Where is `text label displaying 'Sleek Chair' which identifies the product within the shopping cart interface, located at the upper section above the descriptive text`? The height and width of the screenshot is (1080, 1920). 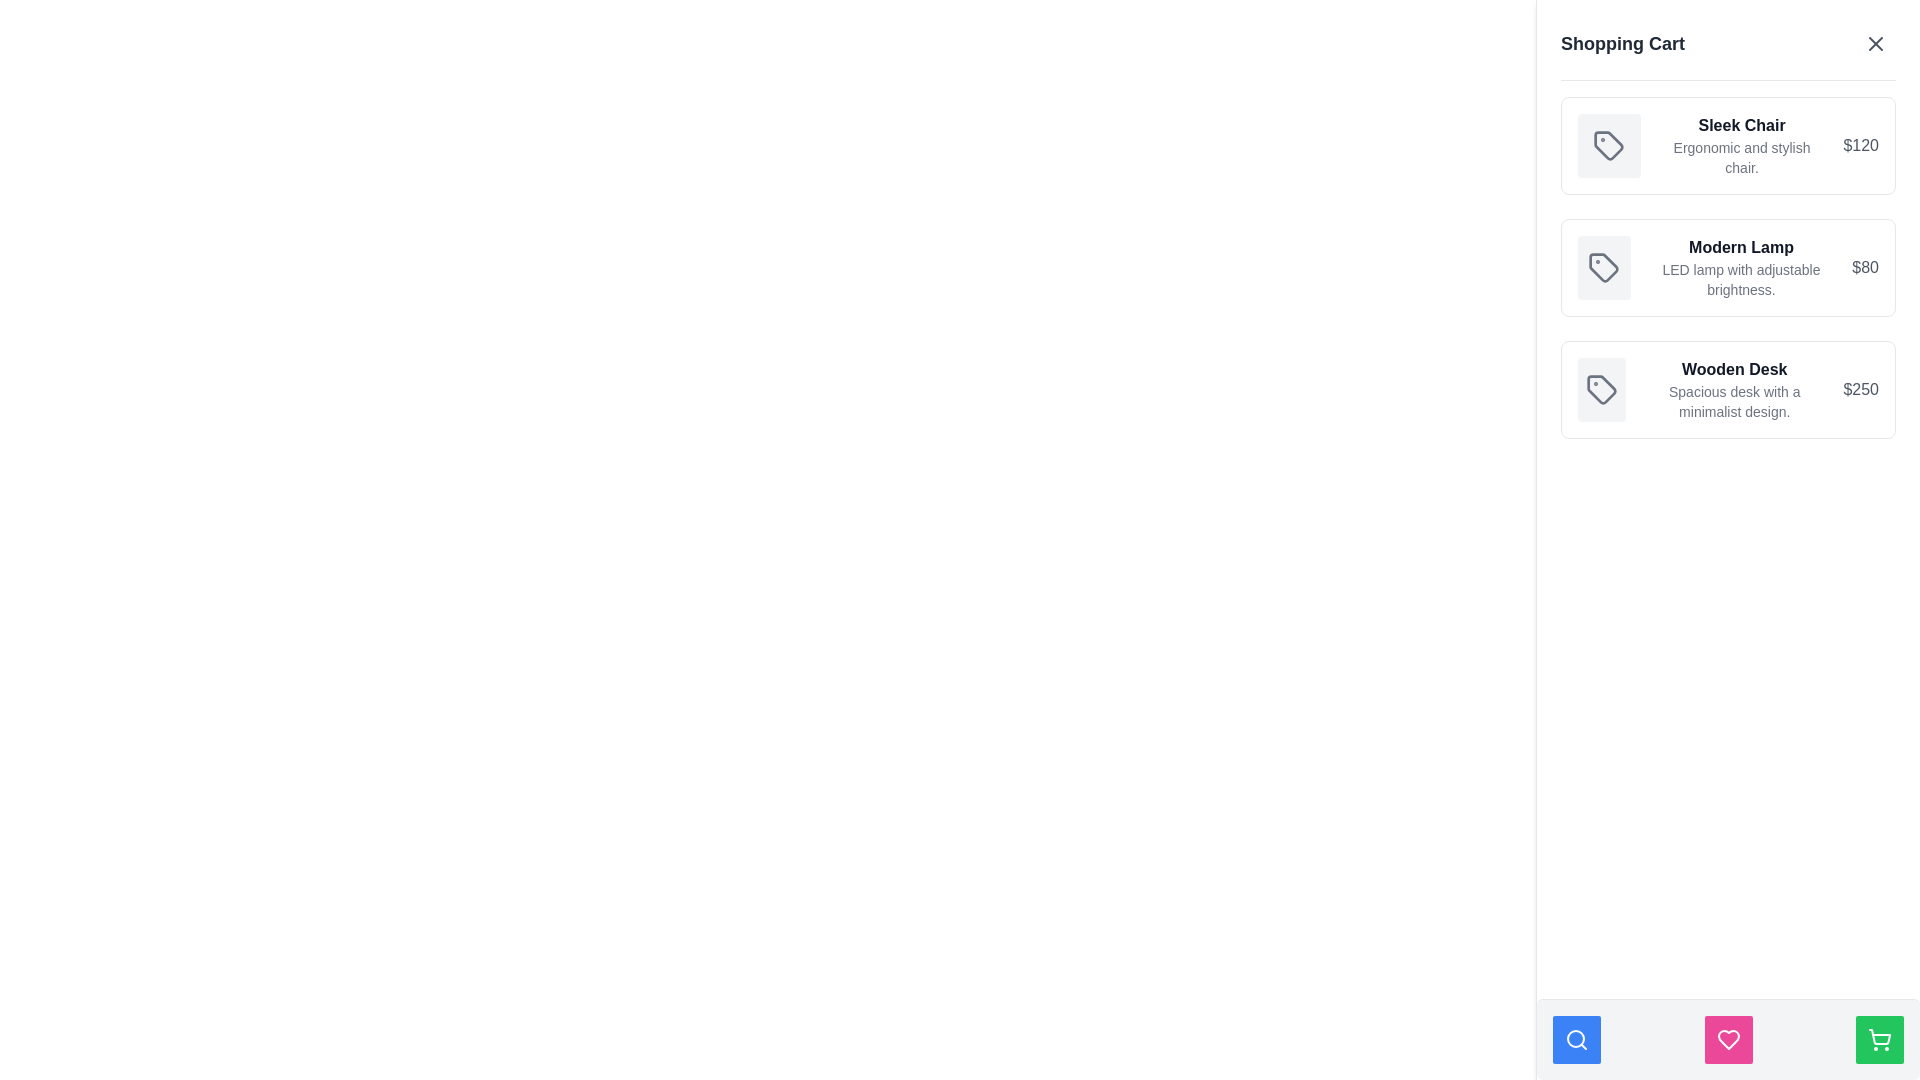
text label displaying 'Sleek Chair' which identifies the product within the shopping cart interface, located at the upper section above the descriptive text is located at coordinates (1741, 126).